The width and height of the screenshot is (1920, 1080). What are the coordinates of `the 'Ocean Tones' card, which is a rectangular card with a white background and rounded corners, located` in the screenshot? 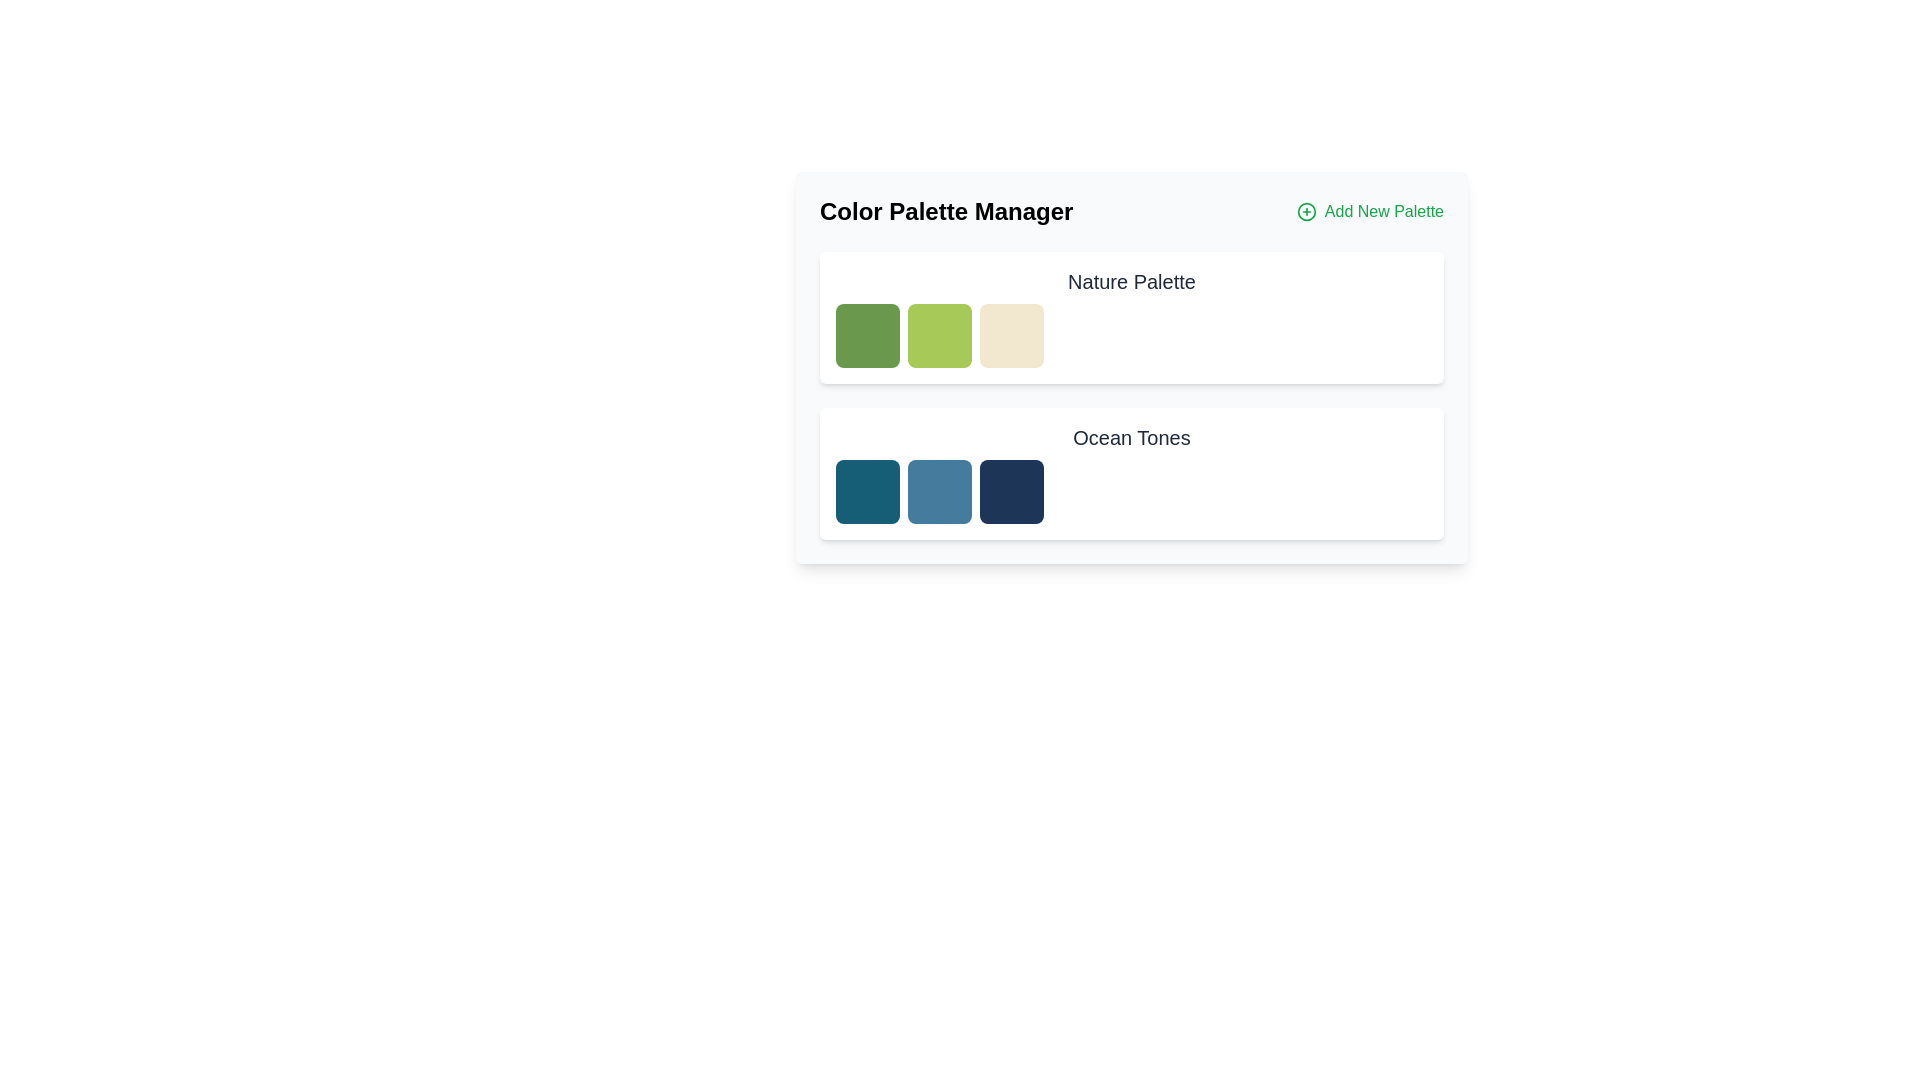 It's located at (1132, 474).